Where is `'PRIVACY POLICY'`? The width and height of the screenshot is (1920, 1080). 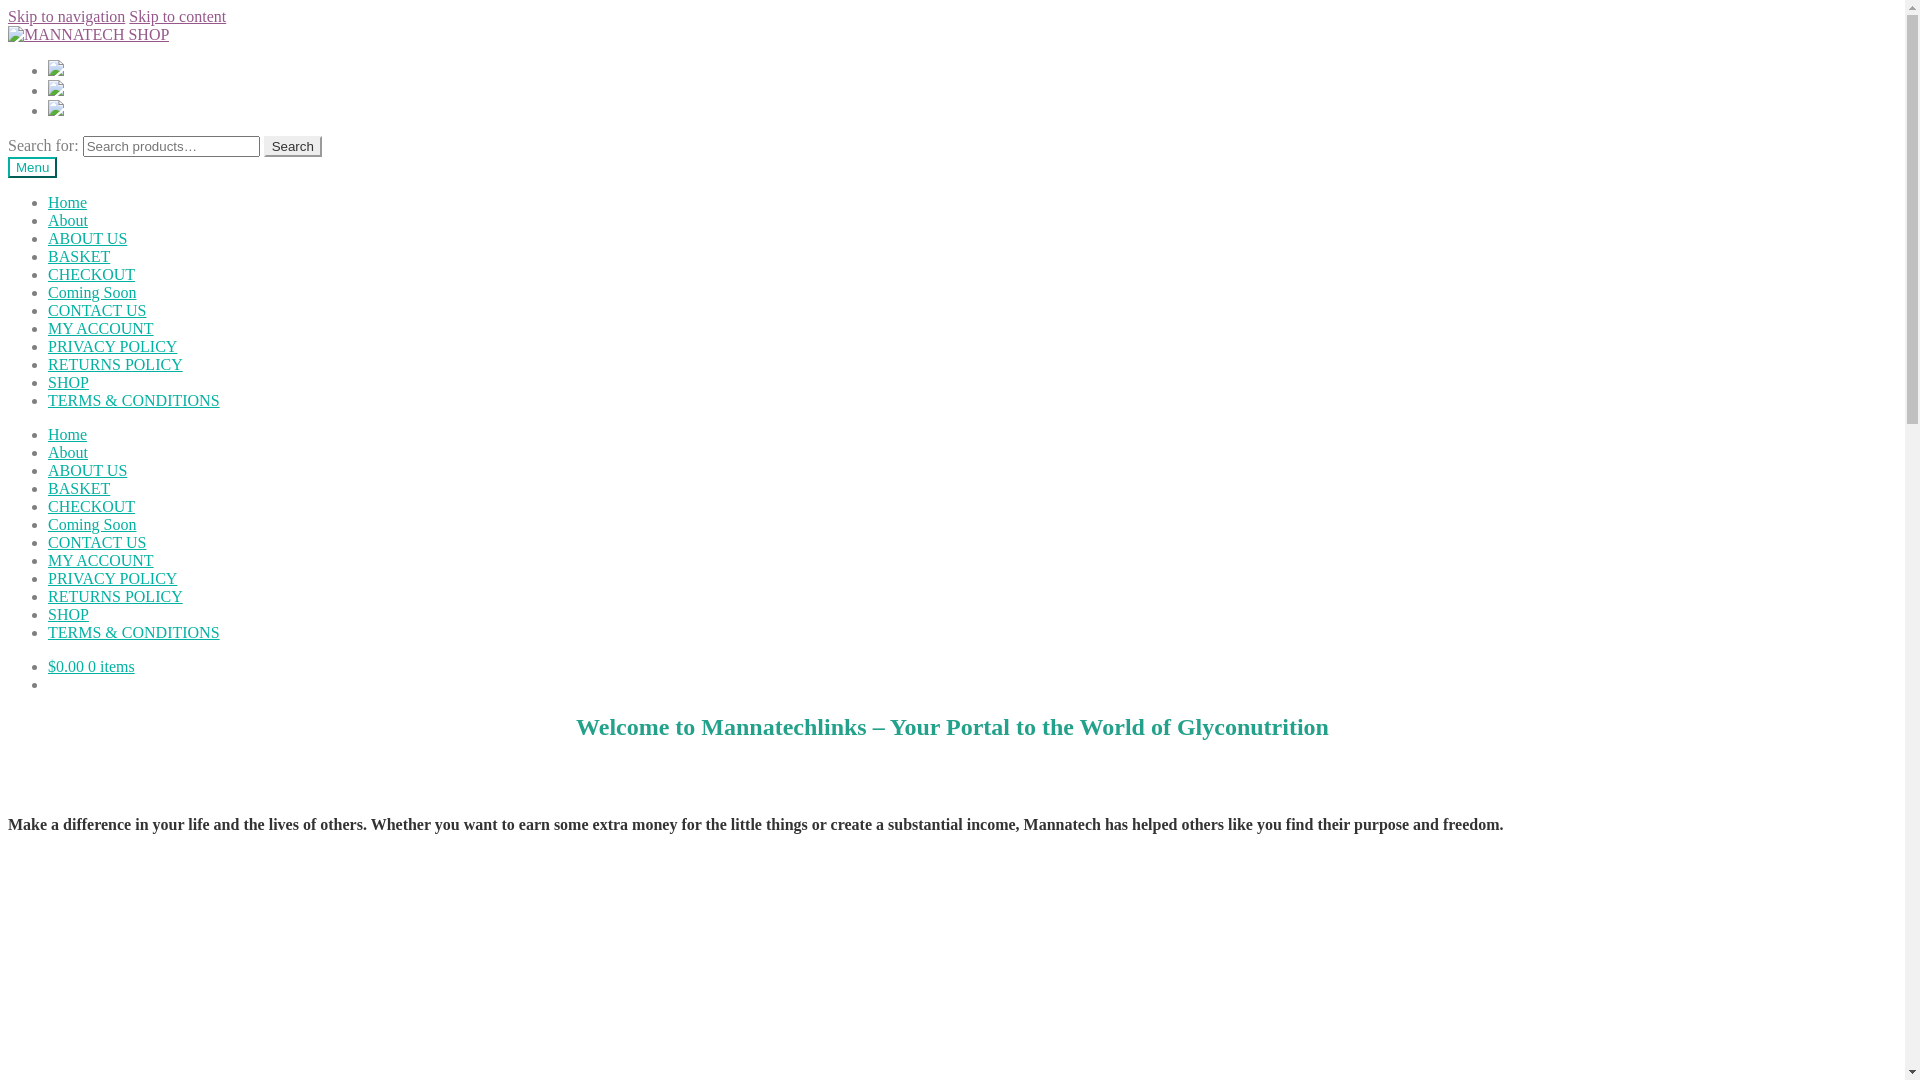 'PRIVACY POLICY' is located at coordinates (111, 345).